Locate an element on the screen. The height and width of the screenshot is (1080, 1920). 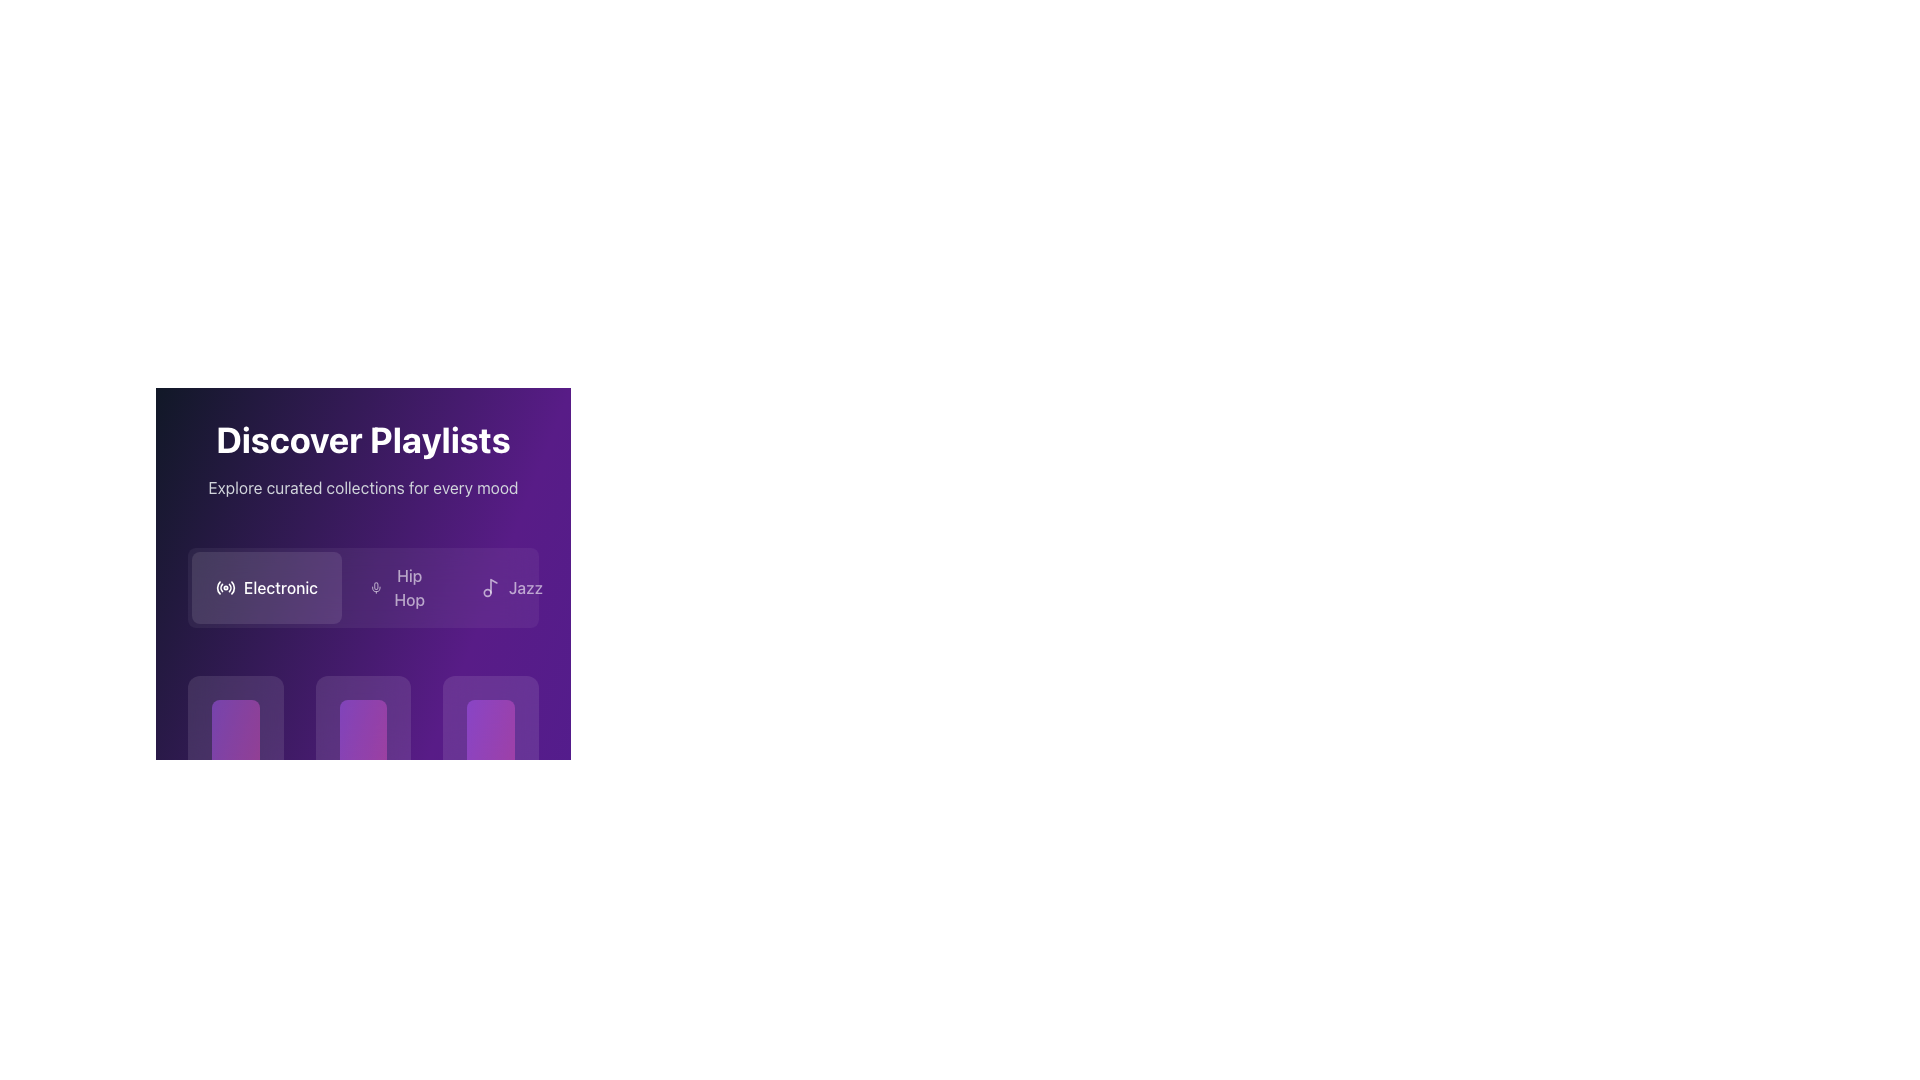
the 'Electronic' button, which is the leftmost button in a group of four horizontally aligned buttons located below the title 'Discover Playlists' is located at coordinates (266, 586).